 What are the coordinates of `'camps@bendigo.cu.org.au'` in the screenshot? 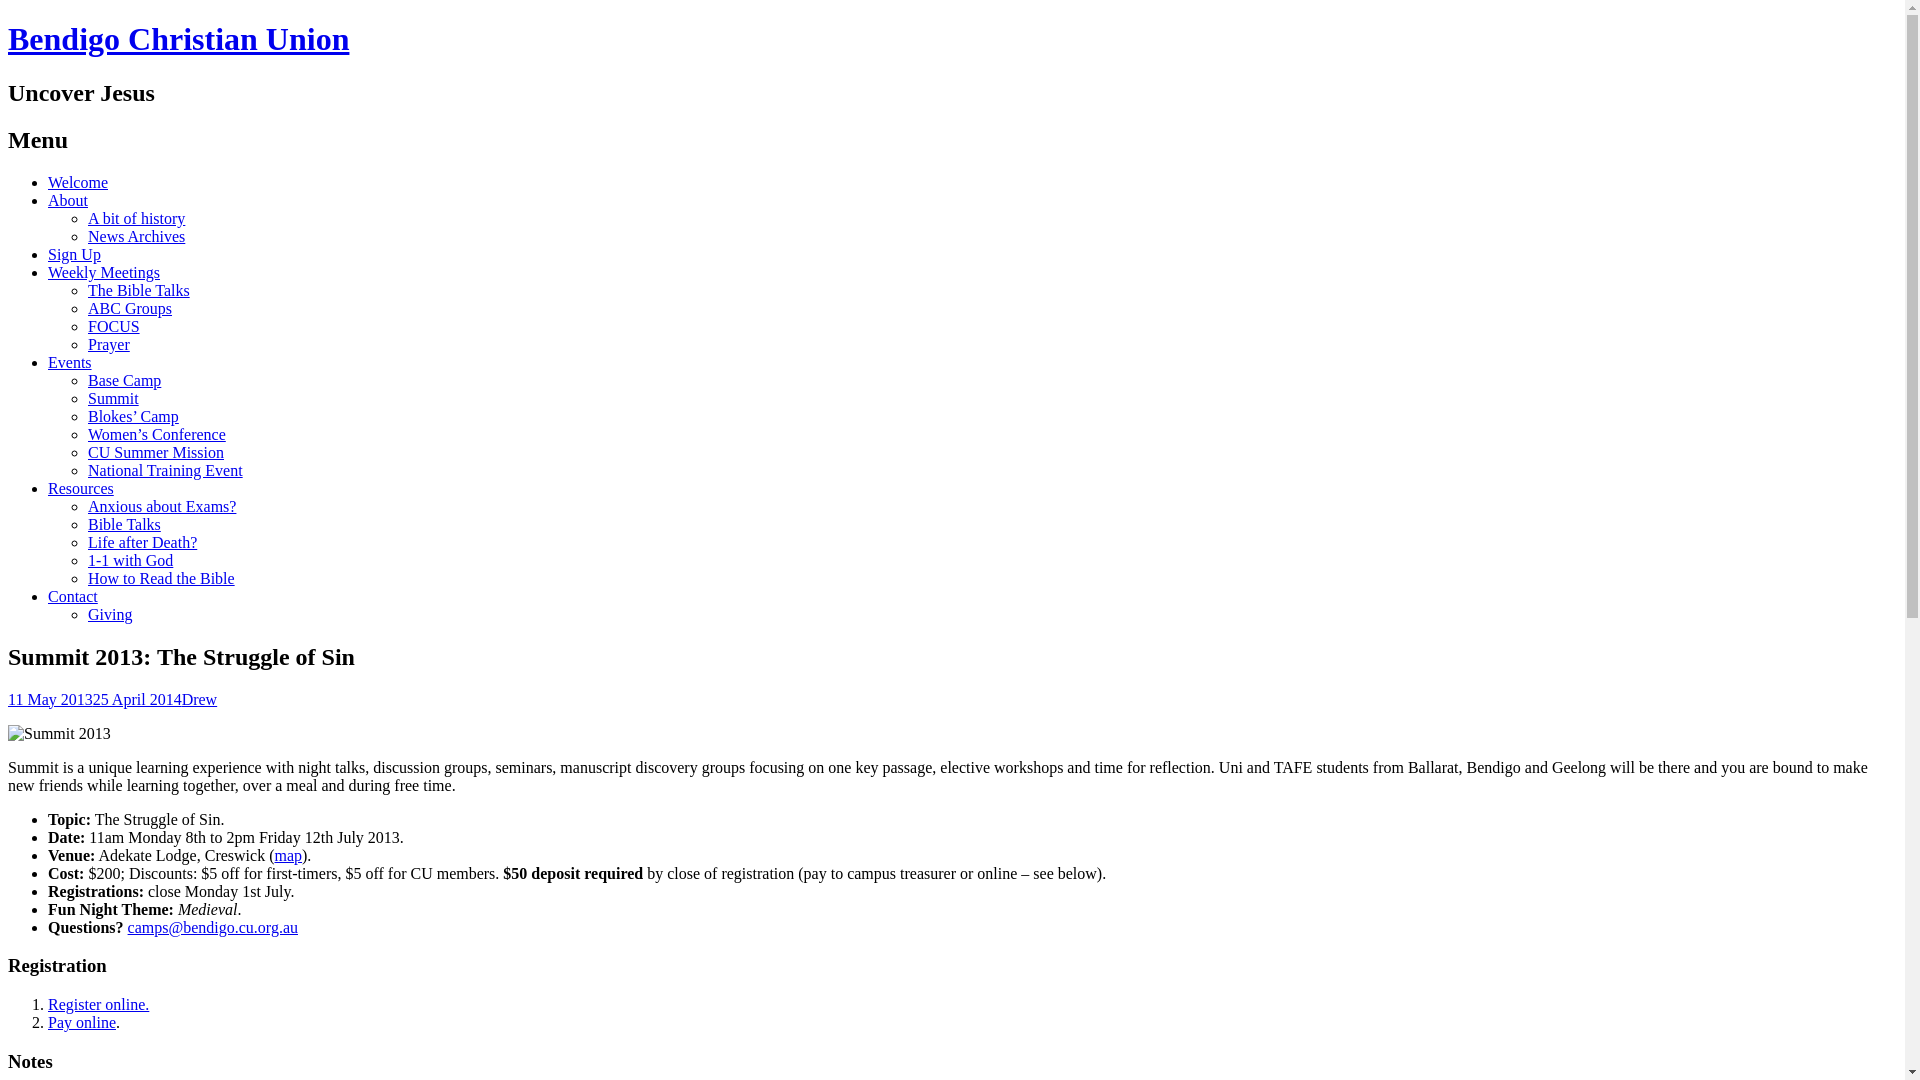 It's located at (212, 926).